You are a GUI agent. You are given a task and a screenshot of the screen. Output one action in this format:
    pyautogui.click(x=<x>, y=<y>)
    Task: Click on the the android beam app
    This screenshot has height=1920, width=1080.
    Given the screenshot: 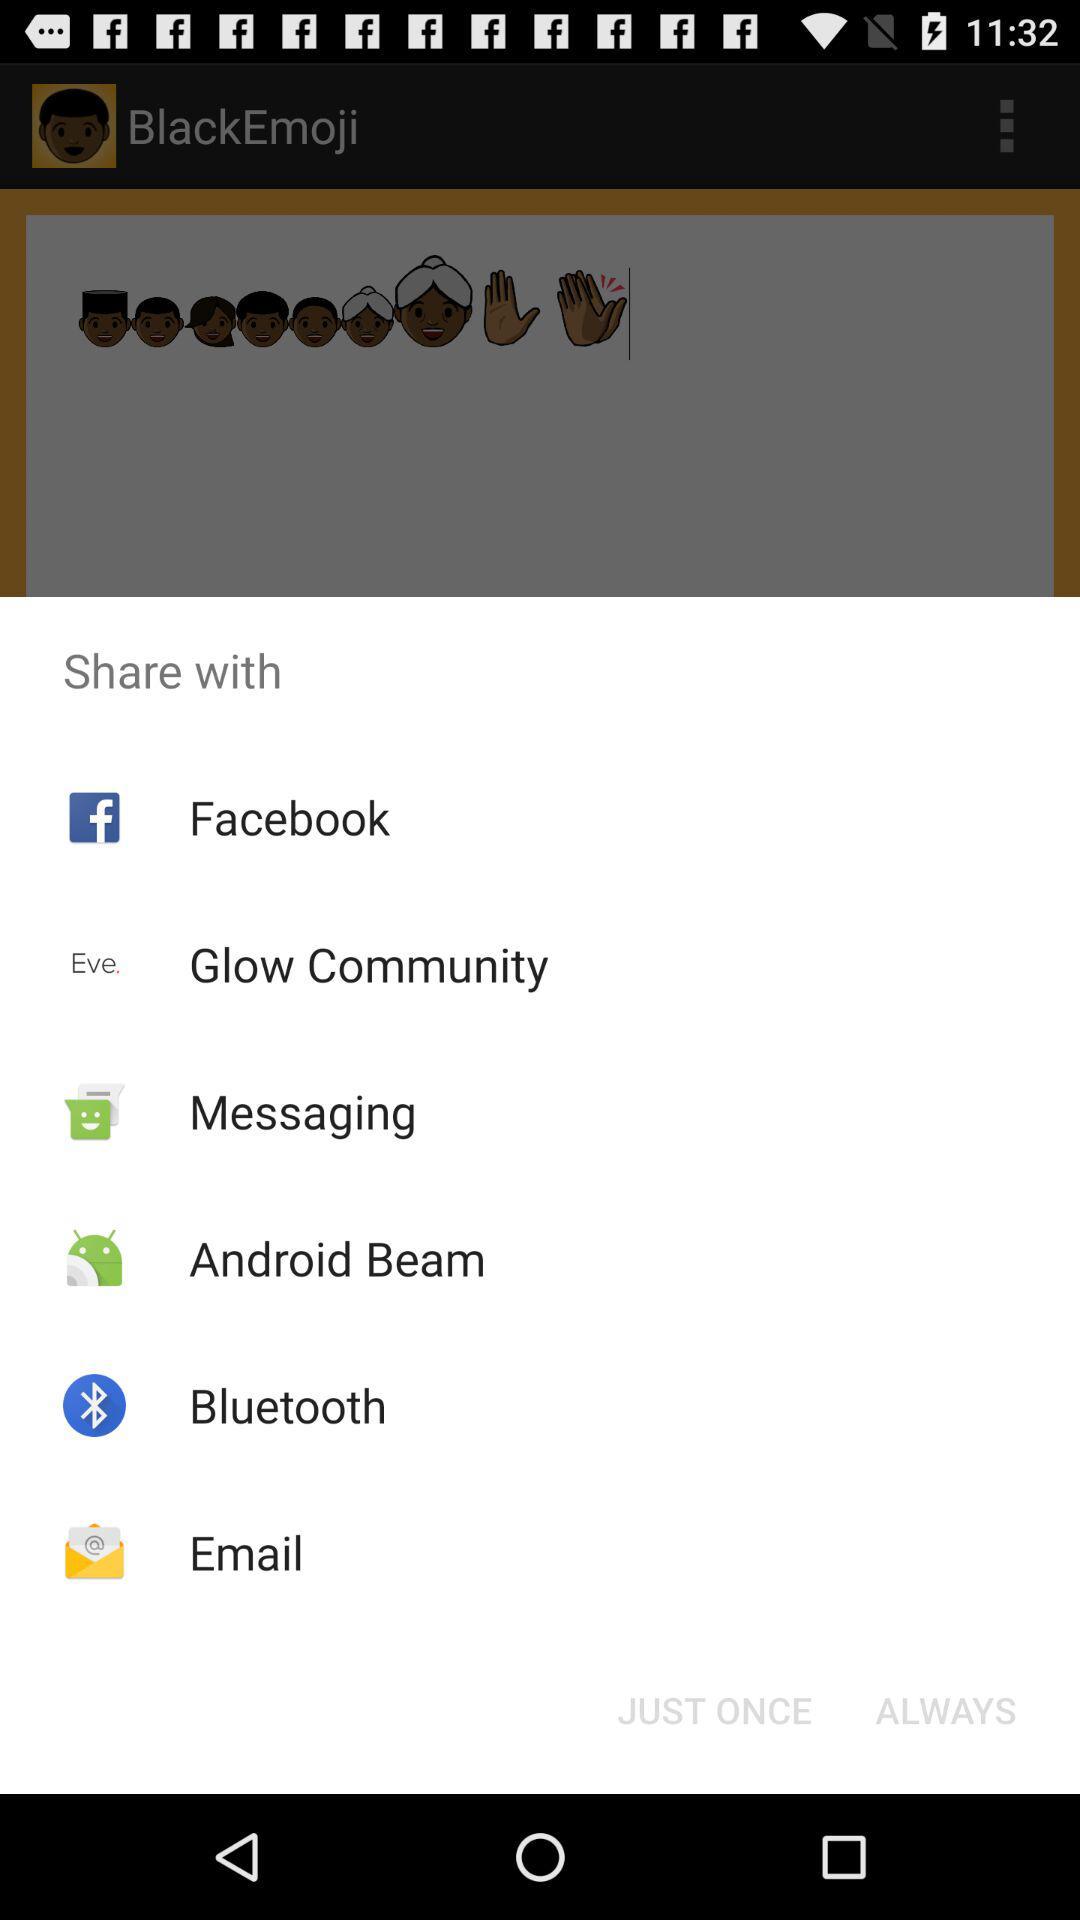 What is the action you would take?
    pyautogui.click(x=336, y=1257)
    